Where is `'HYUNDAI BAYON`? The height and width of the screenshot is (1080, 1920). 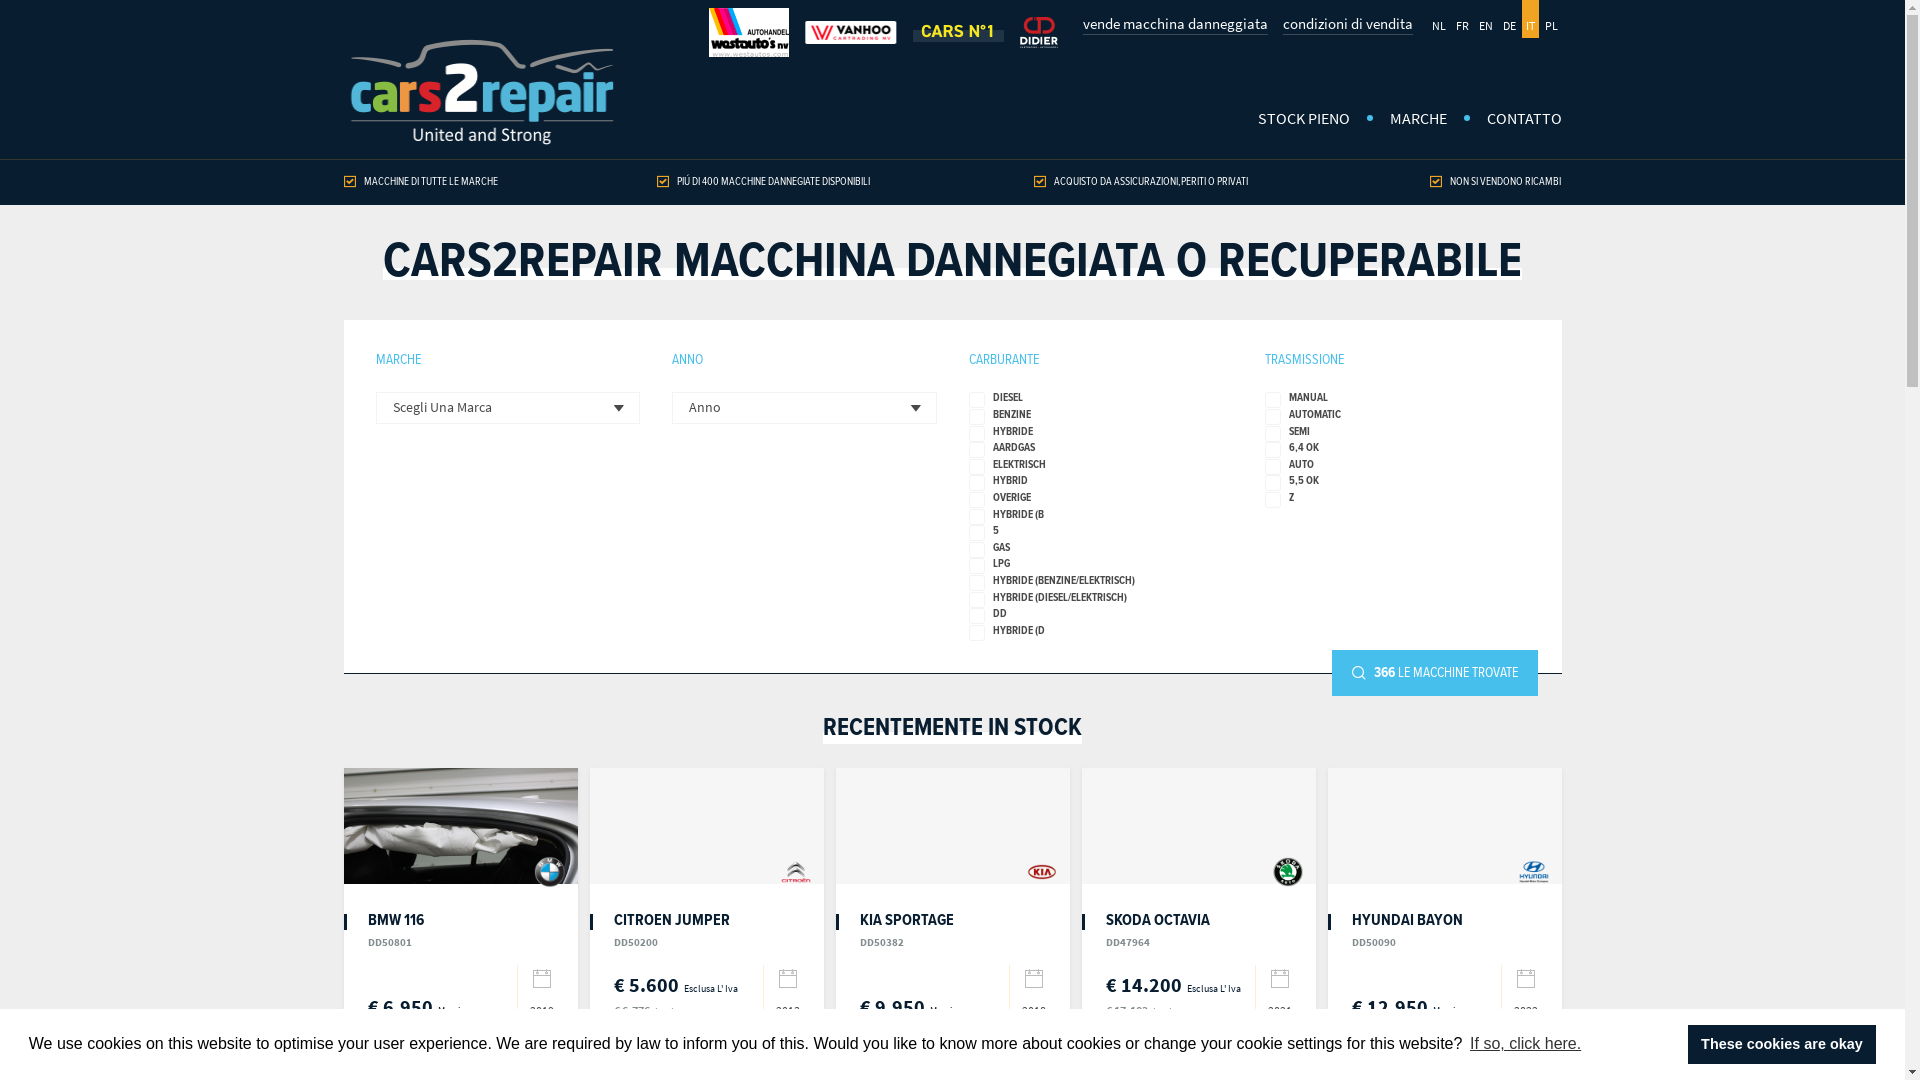
'HYUNDAI BAYON is located at coordinates (1406, 929).